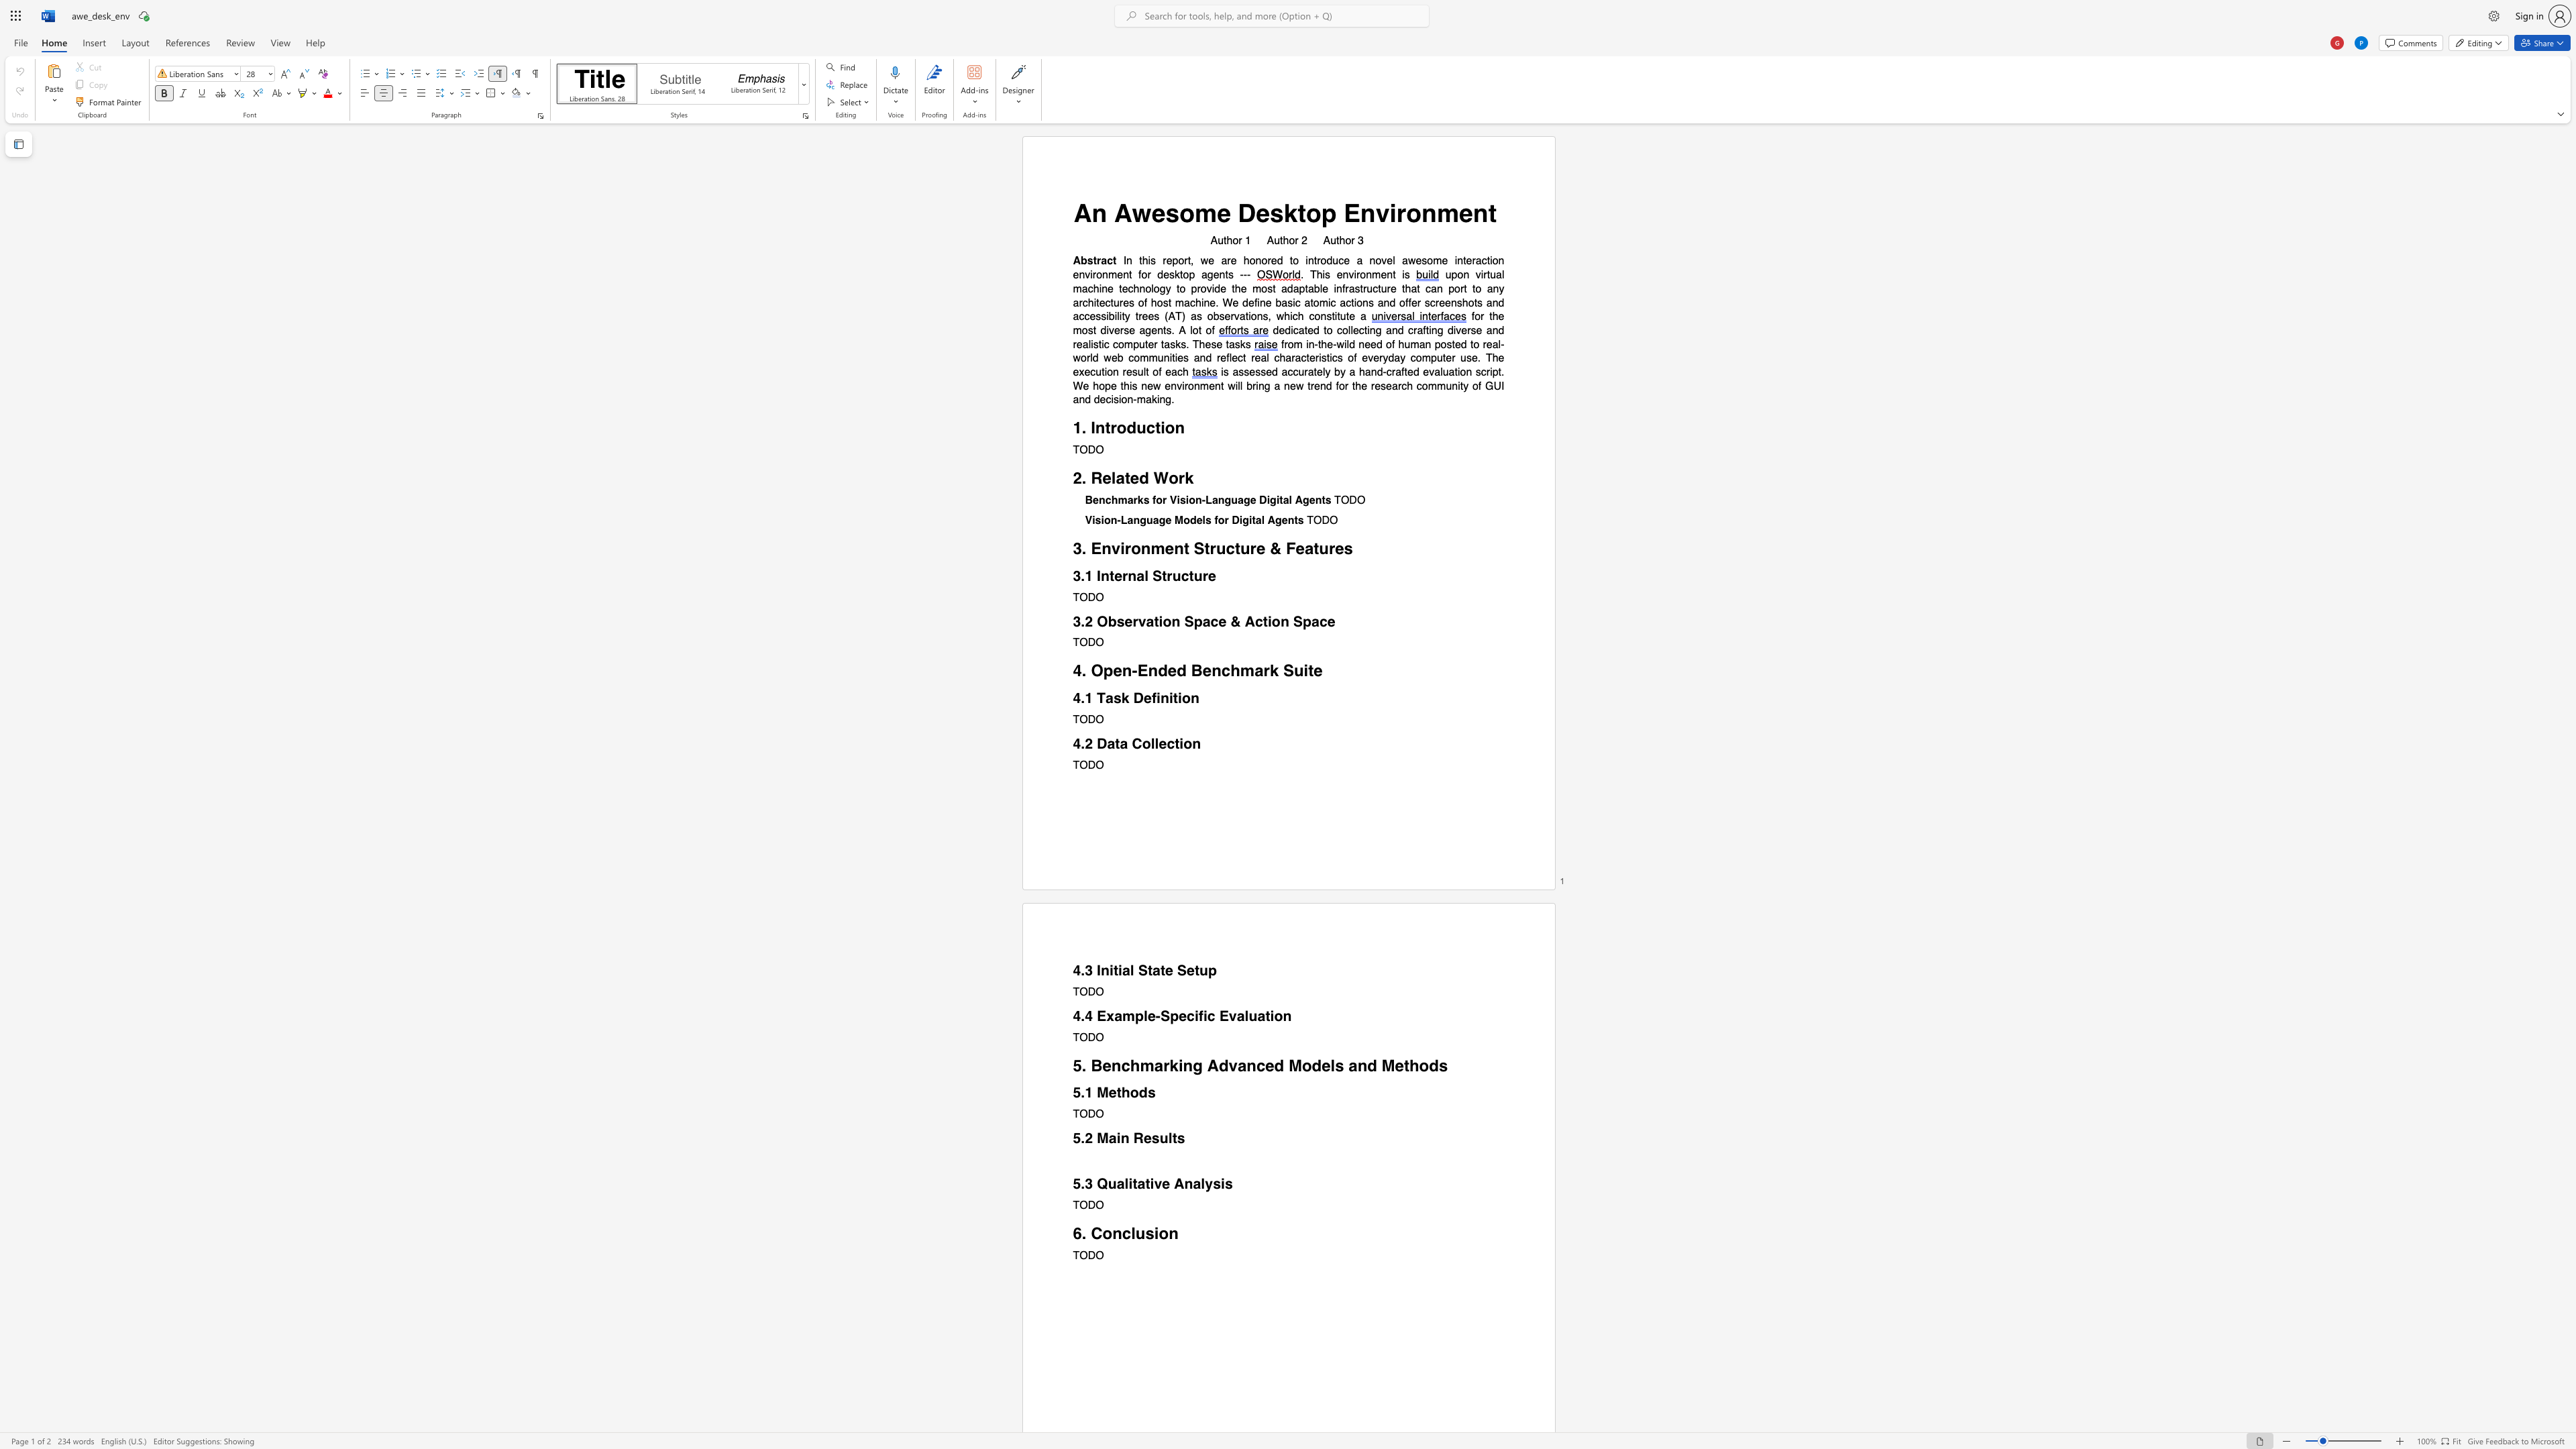 This screenshot has height=1449, width=2576. I want to click on the subset text "tely by a hand-crafted evaluat" within the text "is assessed accurately by a hand-crafted evaluation script. We hope this", so click(1313, 372).